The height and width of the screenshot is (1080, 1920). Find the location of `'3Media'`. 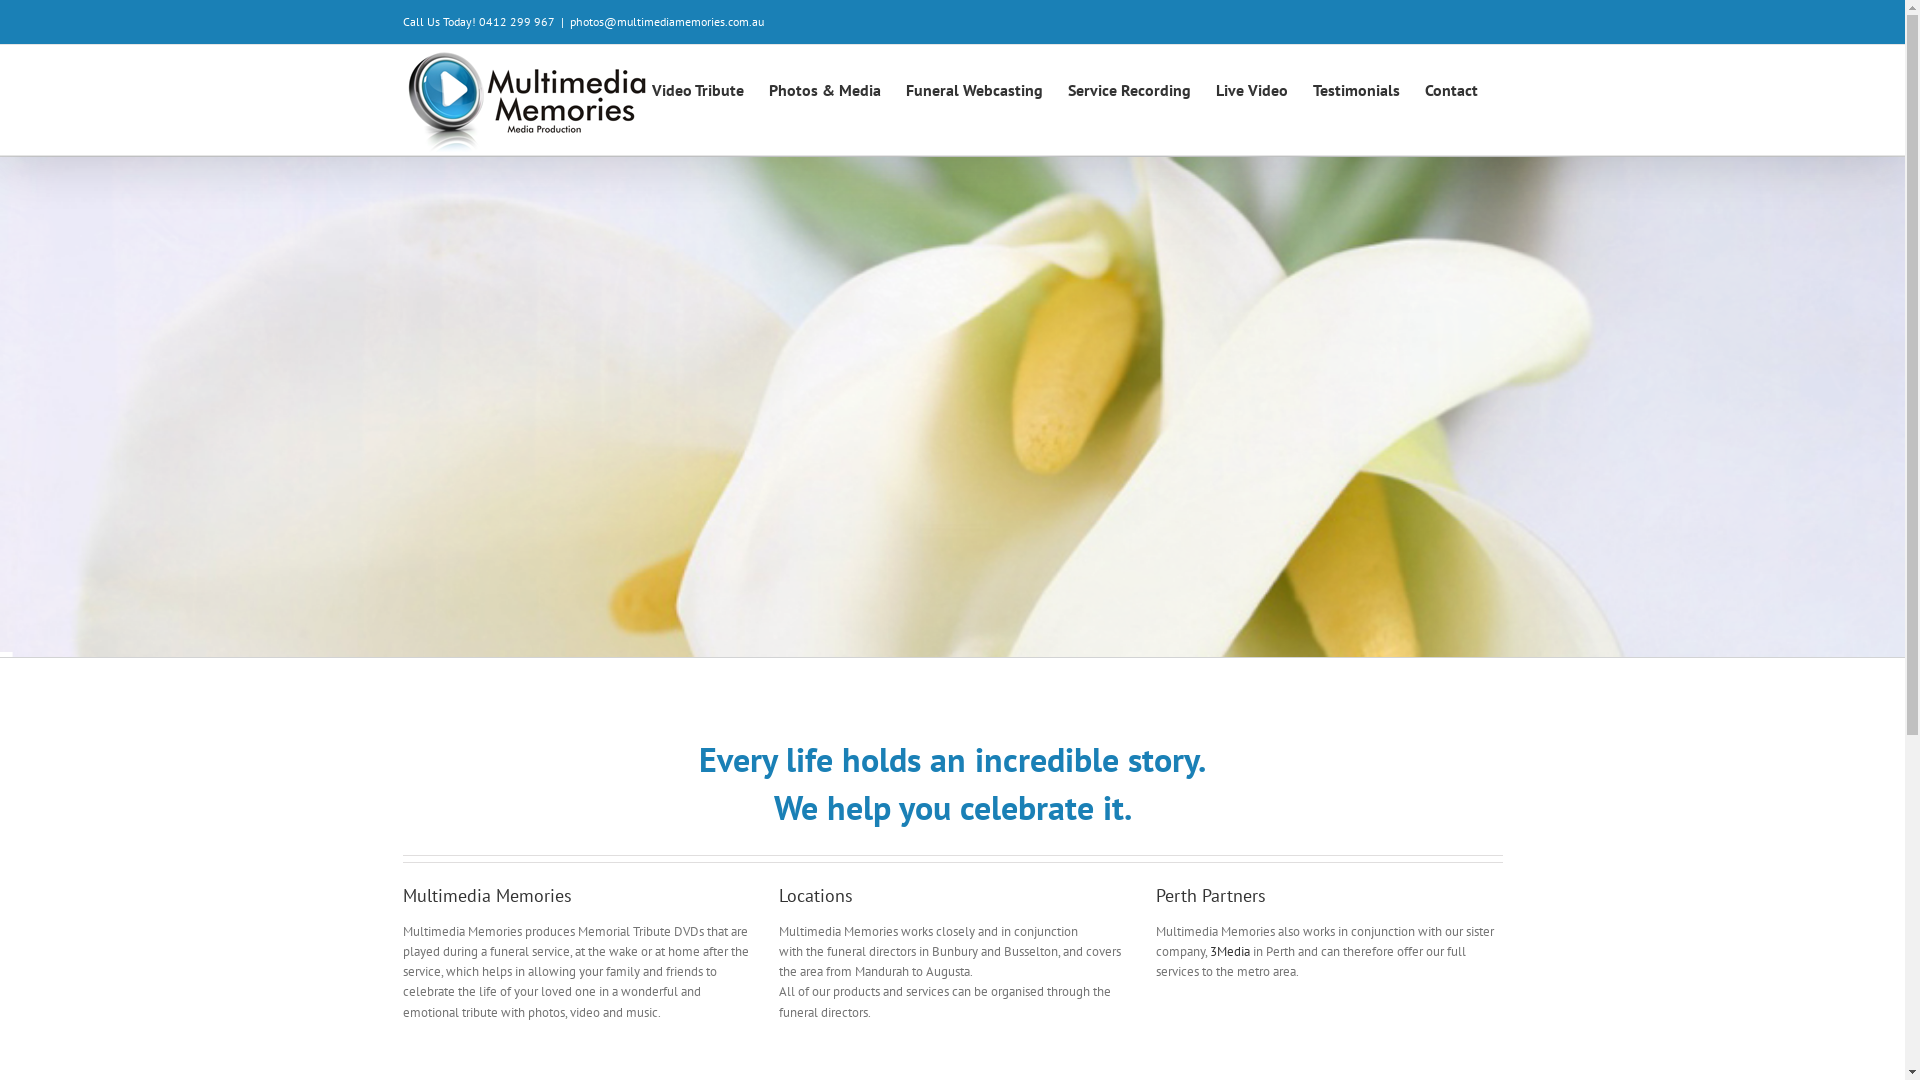

'3Media' is located at coordinates (1230, 950).